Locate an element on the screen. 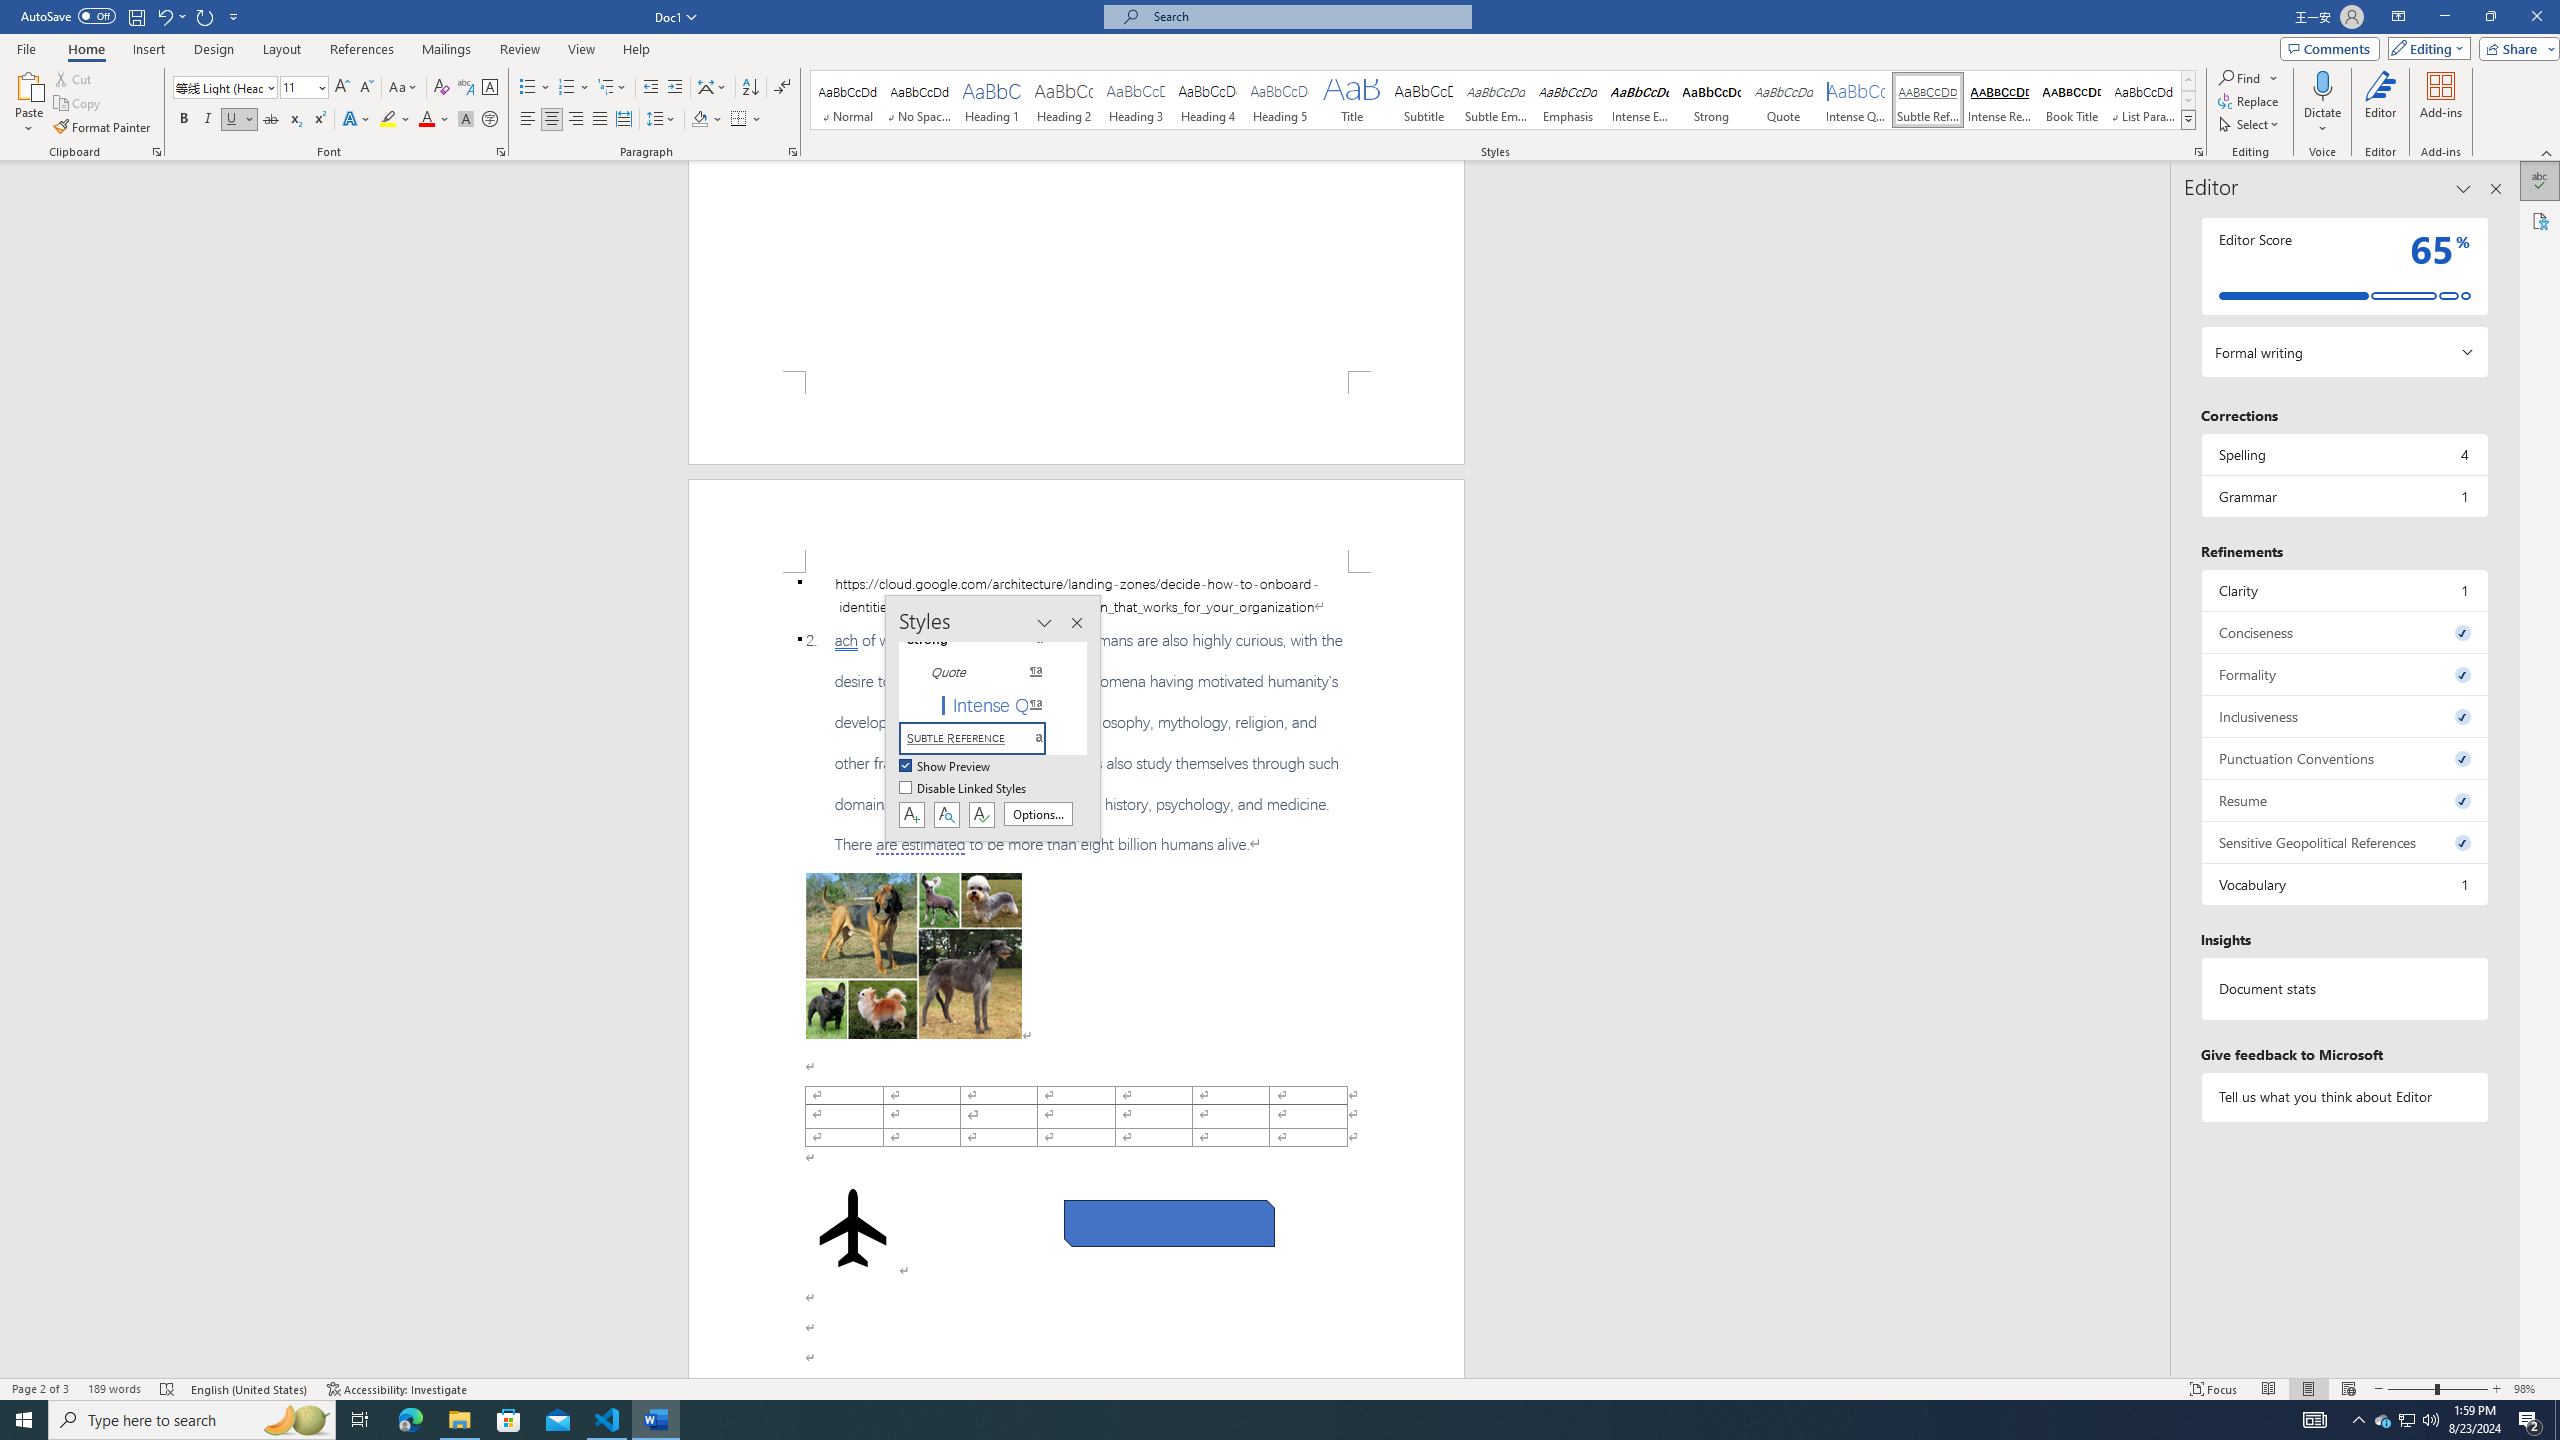 The image size is (2560, 1440). 'Decrease Indent' is located at coordinates (651, 87).